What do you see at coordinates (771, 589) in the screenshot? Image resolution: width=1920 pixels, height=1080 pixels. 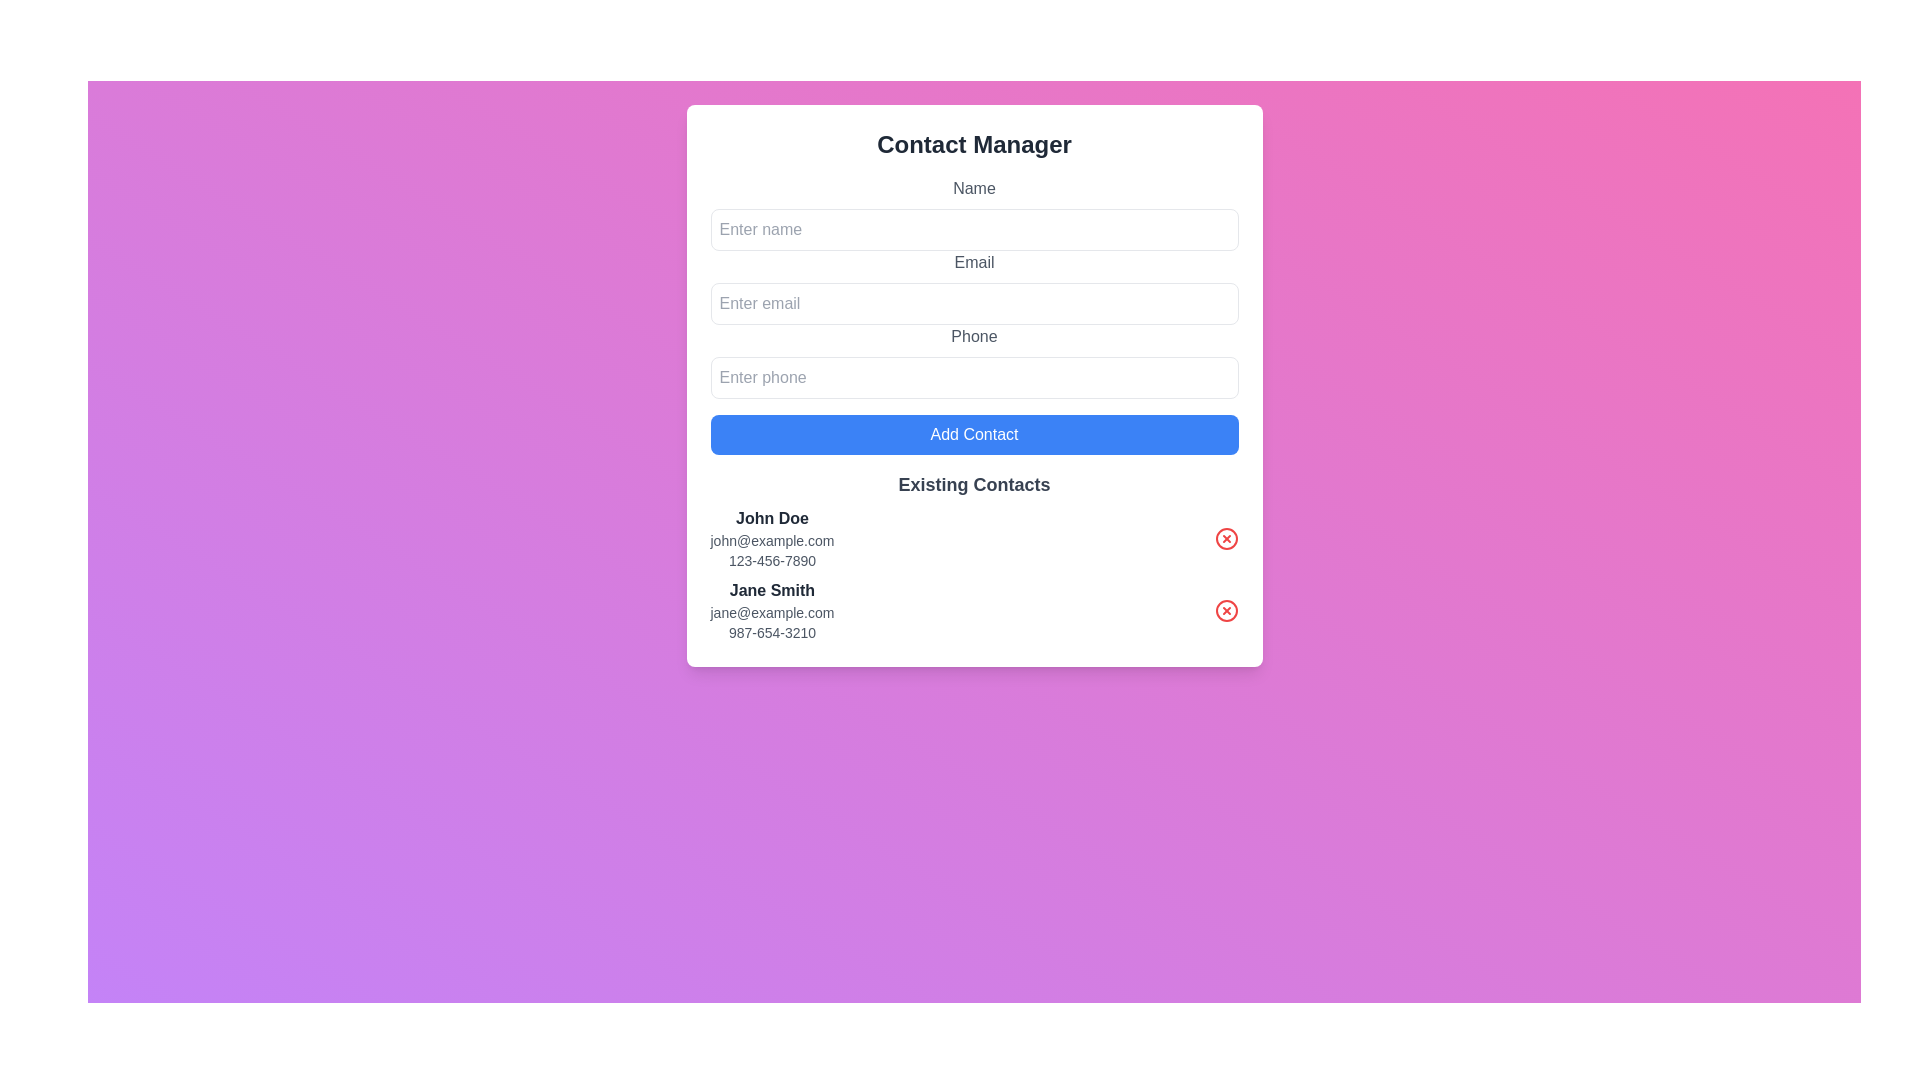 I see `the static text element displaying the name 'Jane Smith', which is located in the 'Existing Contacts' section, directly above its associated email and phone number` at bounding box center [771, 589].